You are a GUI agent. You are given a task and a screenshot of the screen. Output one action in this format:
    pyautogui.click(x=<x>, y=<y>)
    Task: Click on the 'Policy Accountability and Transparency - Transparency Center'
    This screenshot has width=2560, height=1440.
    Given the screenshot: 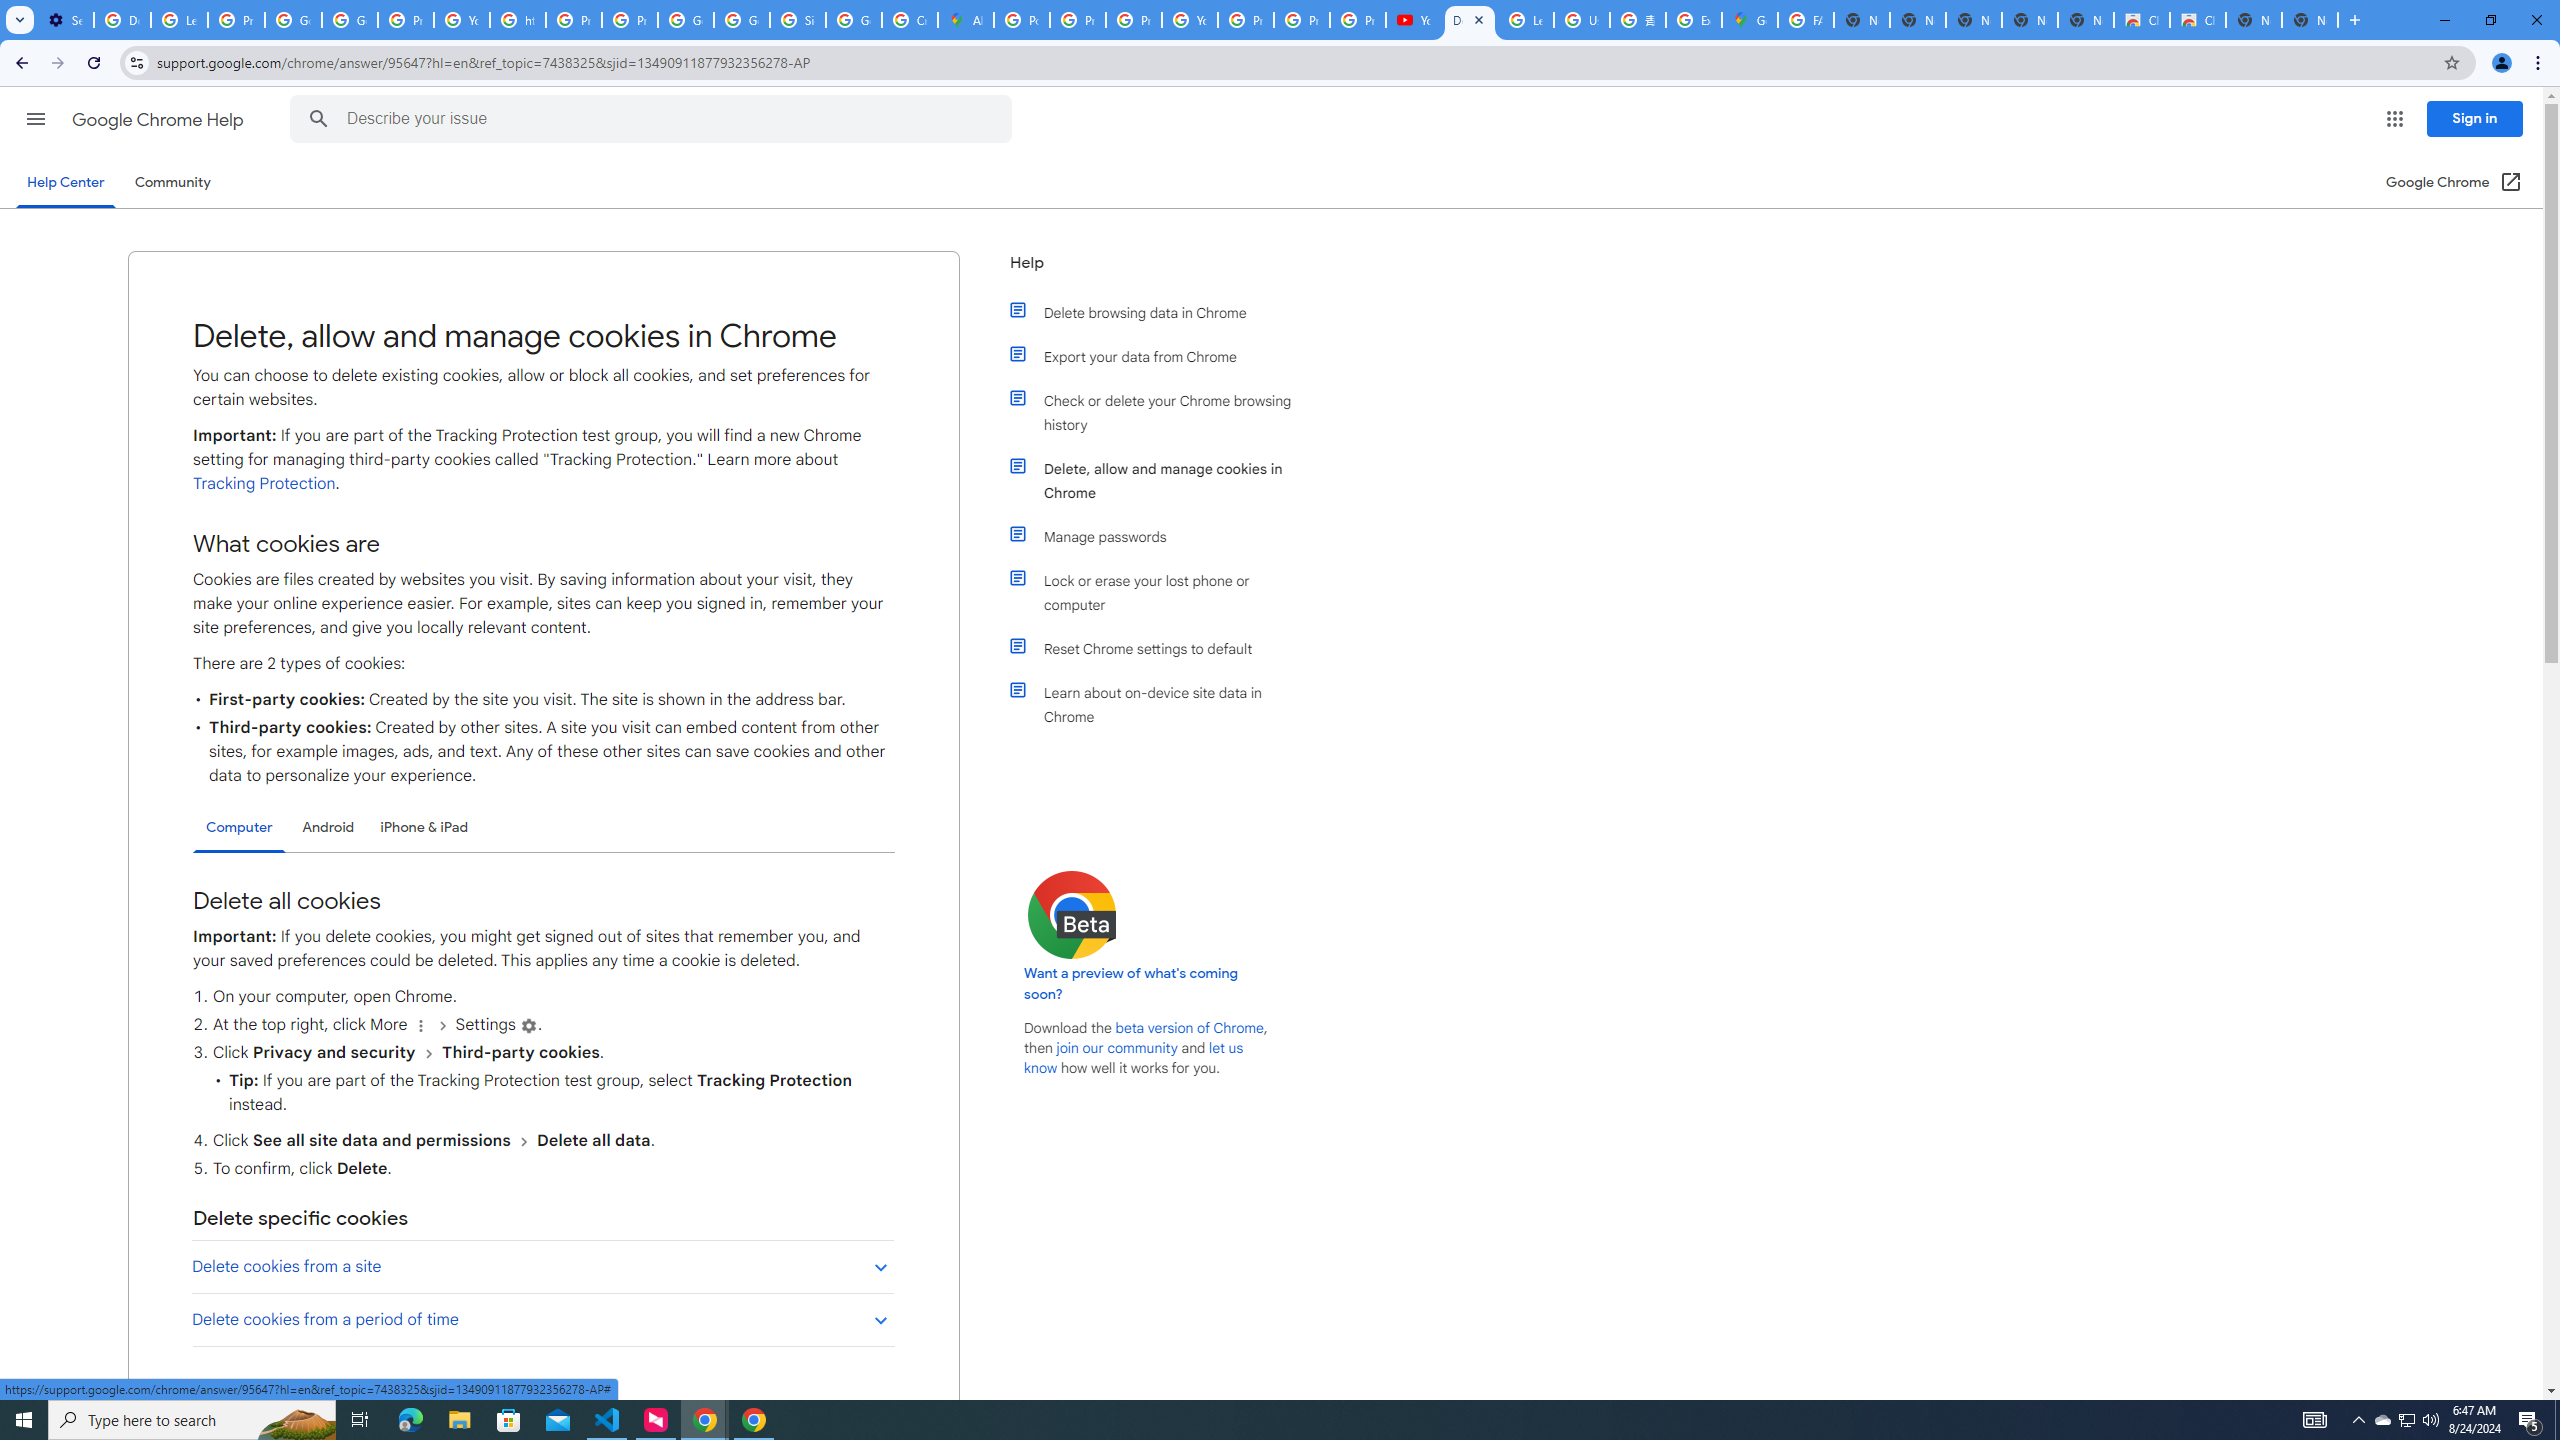 What is the action you would take?
    pyautogui.click(x=1022, y=19)
    